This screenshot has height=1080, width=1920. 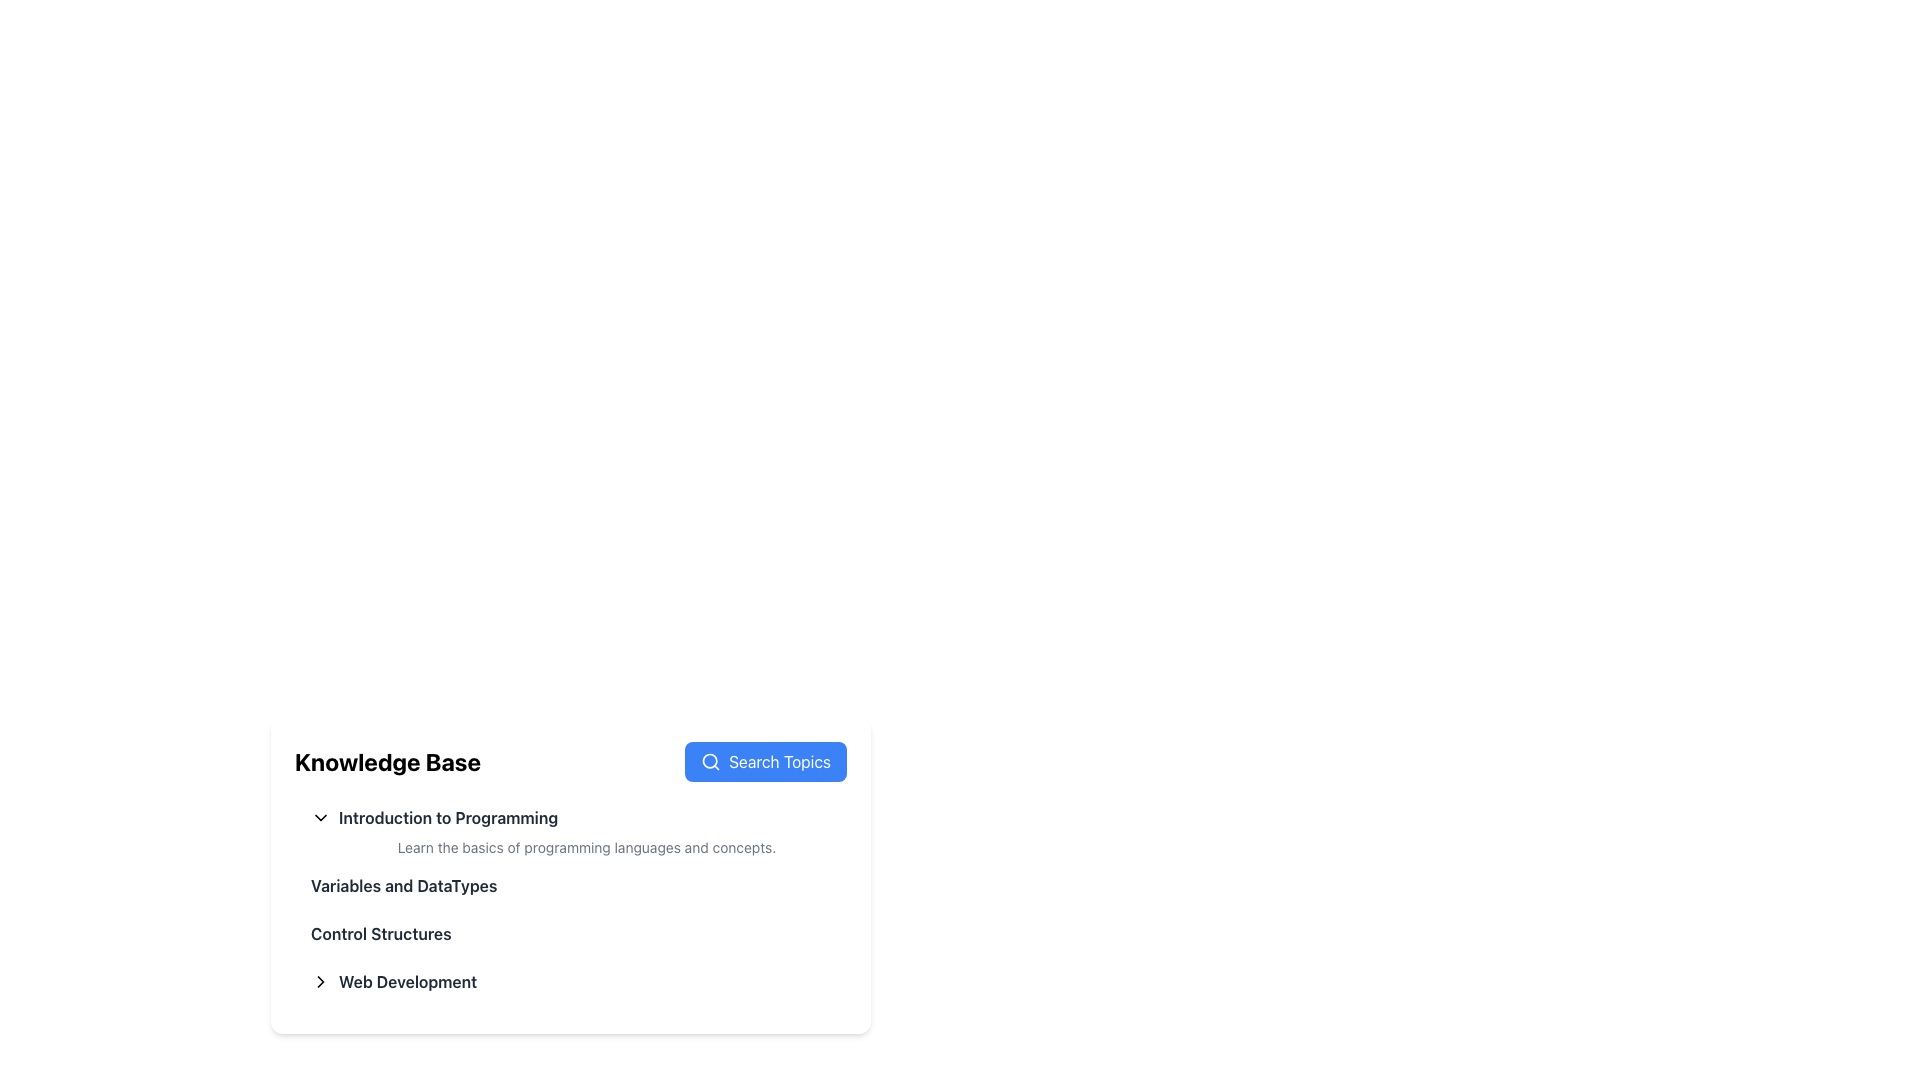 I want to click on the central circular part of the search icon within the blue rectangular button labeled 'Search Topics' located near the top right of the 'Knowledge Base' section, so click(x=710, y=761).